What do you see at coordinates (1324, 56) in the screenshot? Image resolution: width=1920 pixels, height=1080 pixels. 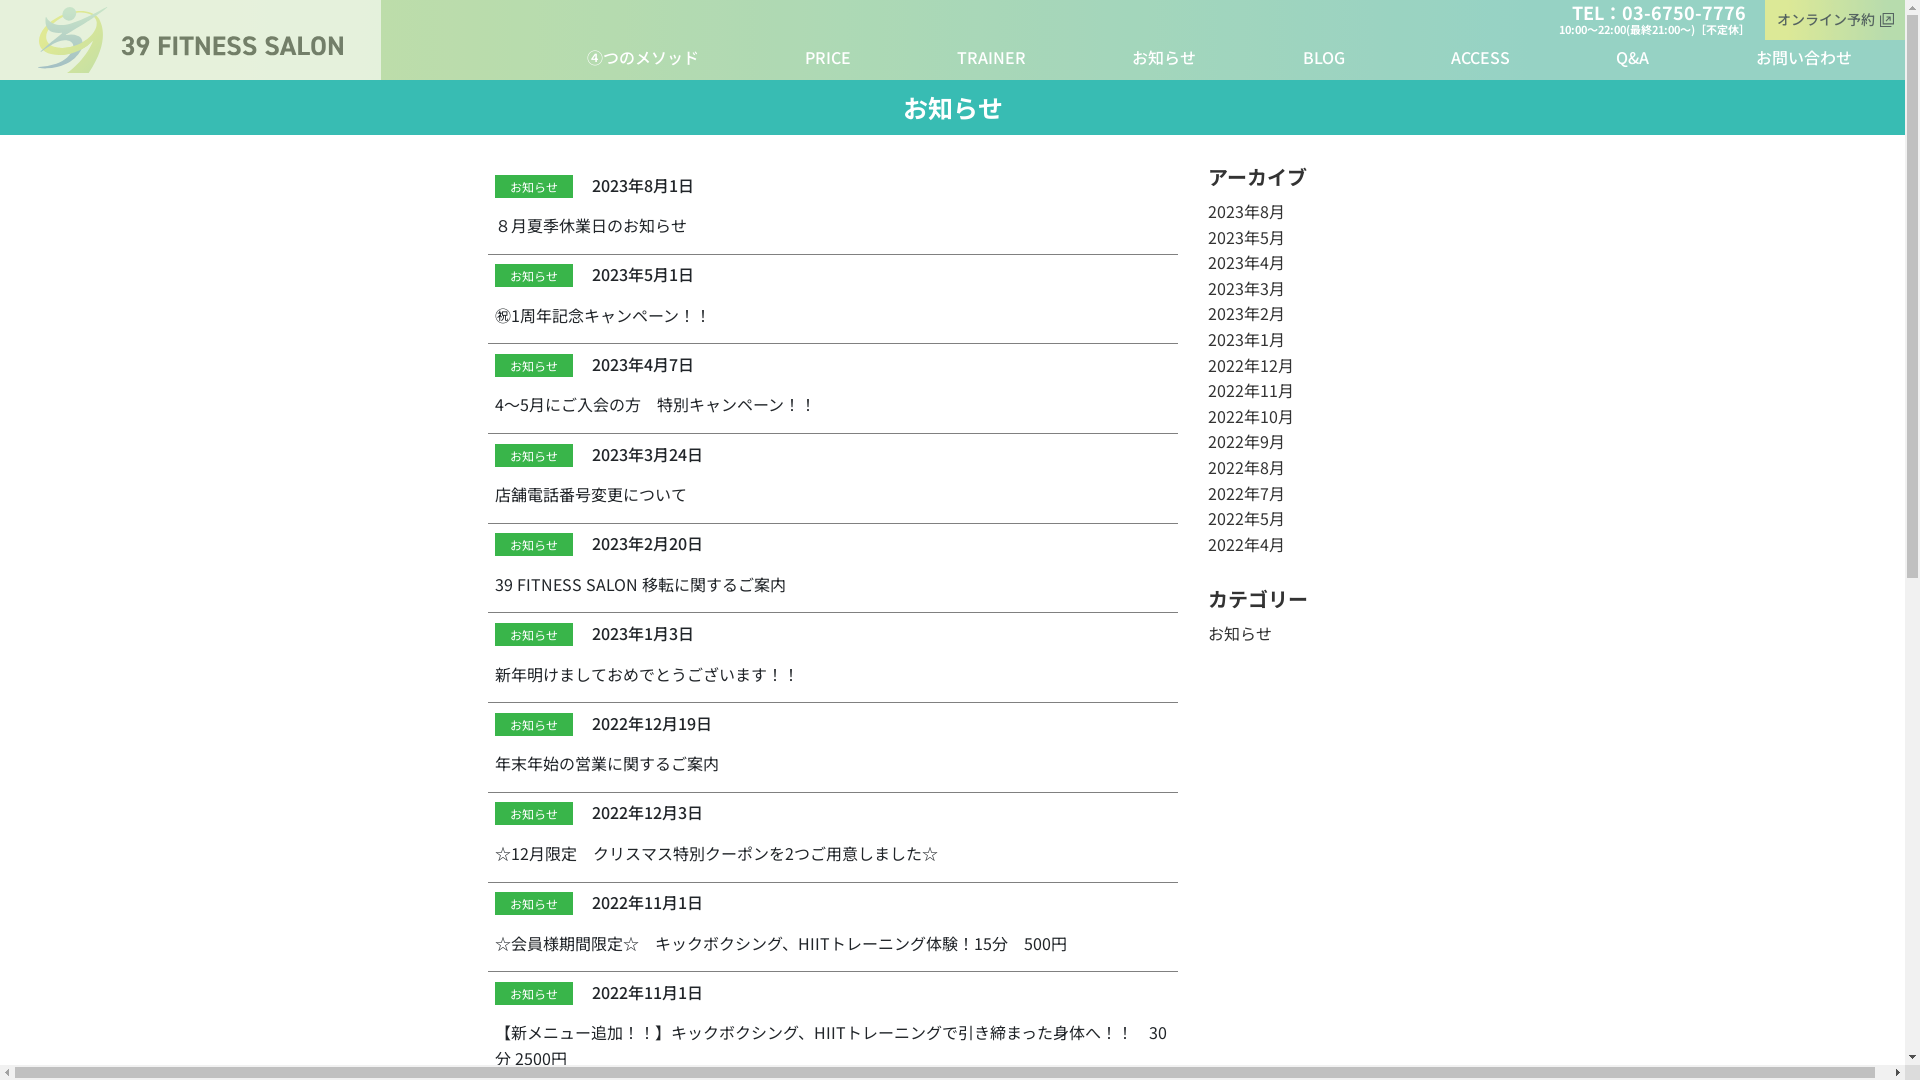 I see `'BLOG'` at bounding box center [1324, 56].